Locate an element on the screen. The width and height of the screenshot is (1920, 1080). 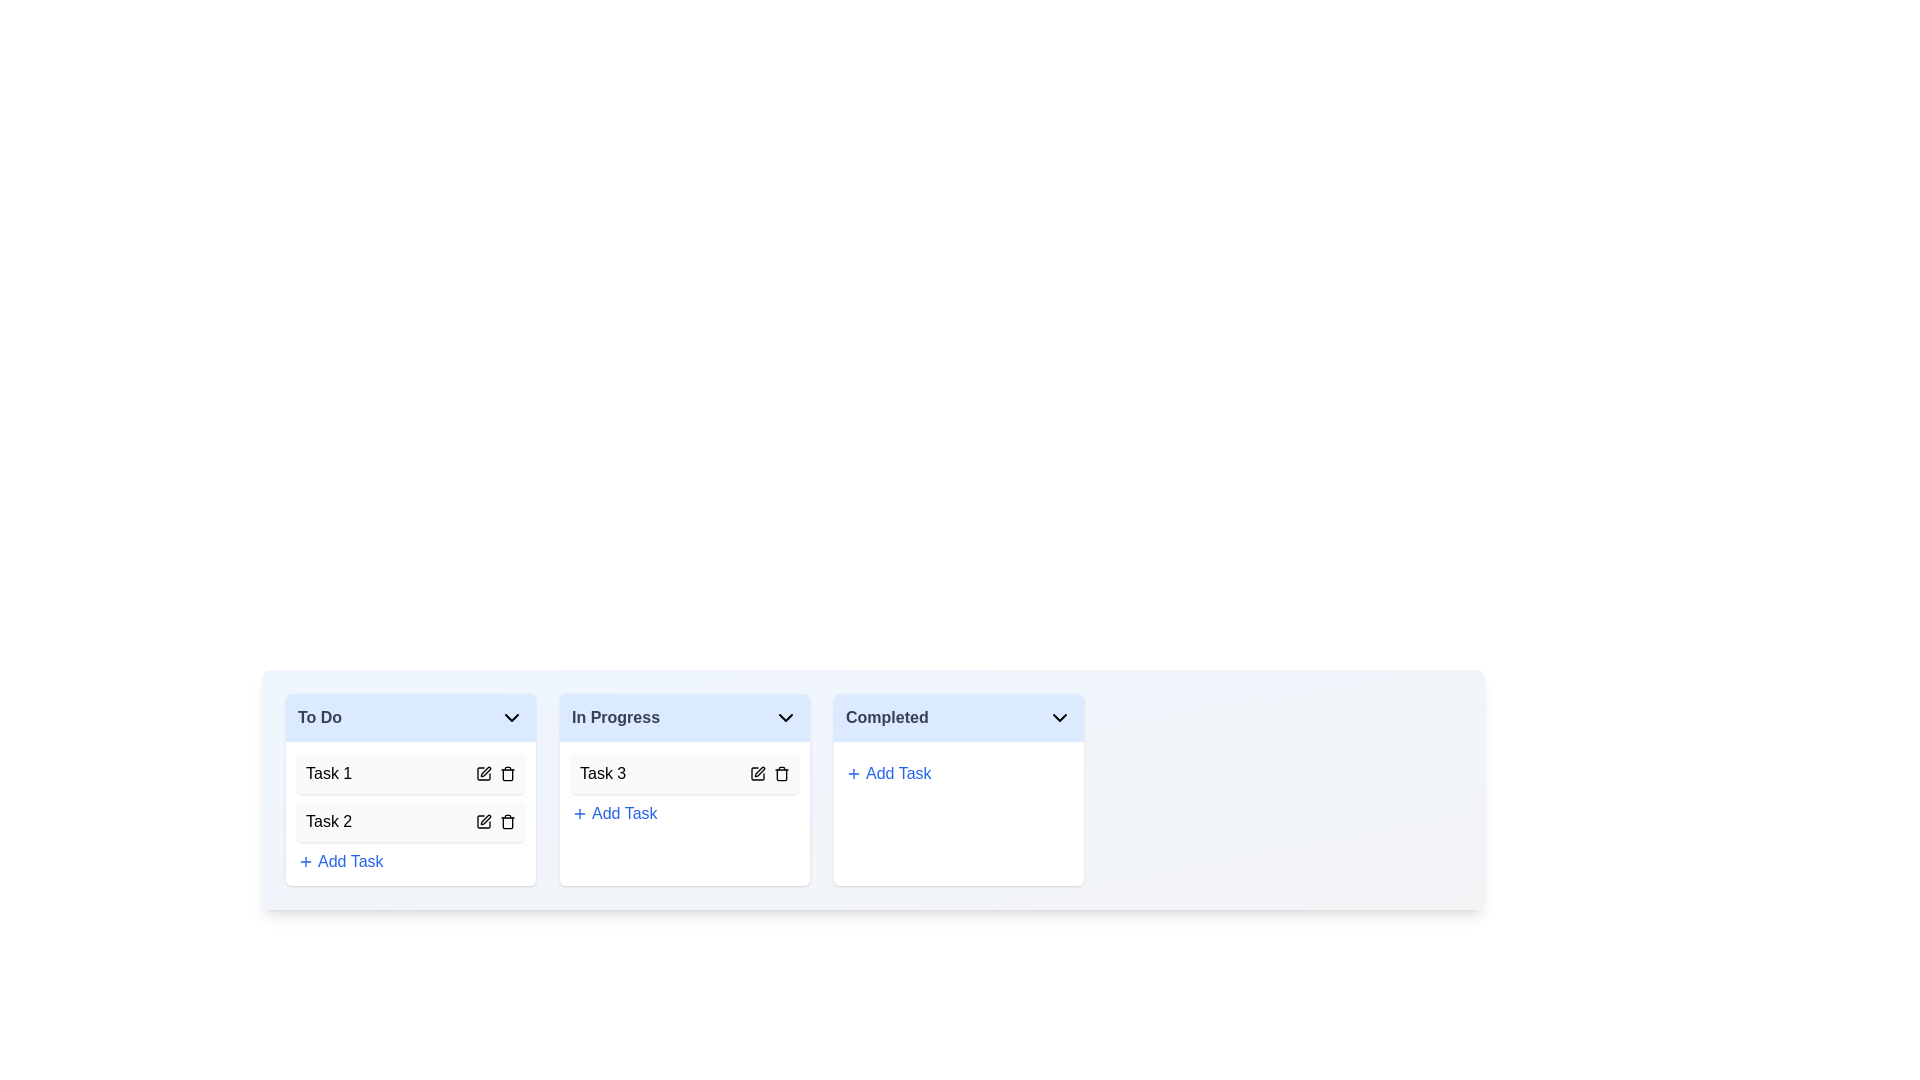
the 'Add Task' button for Completed board is located at coordinates (887, 773).